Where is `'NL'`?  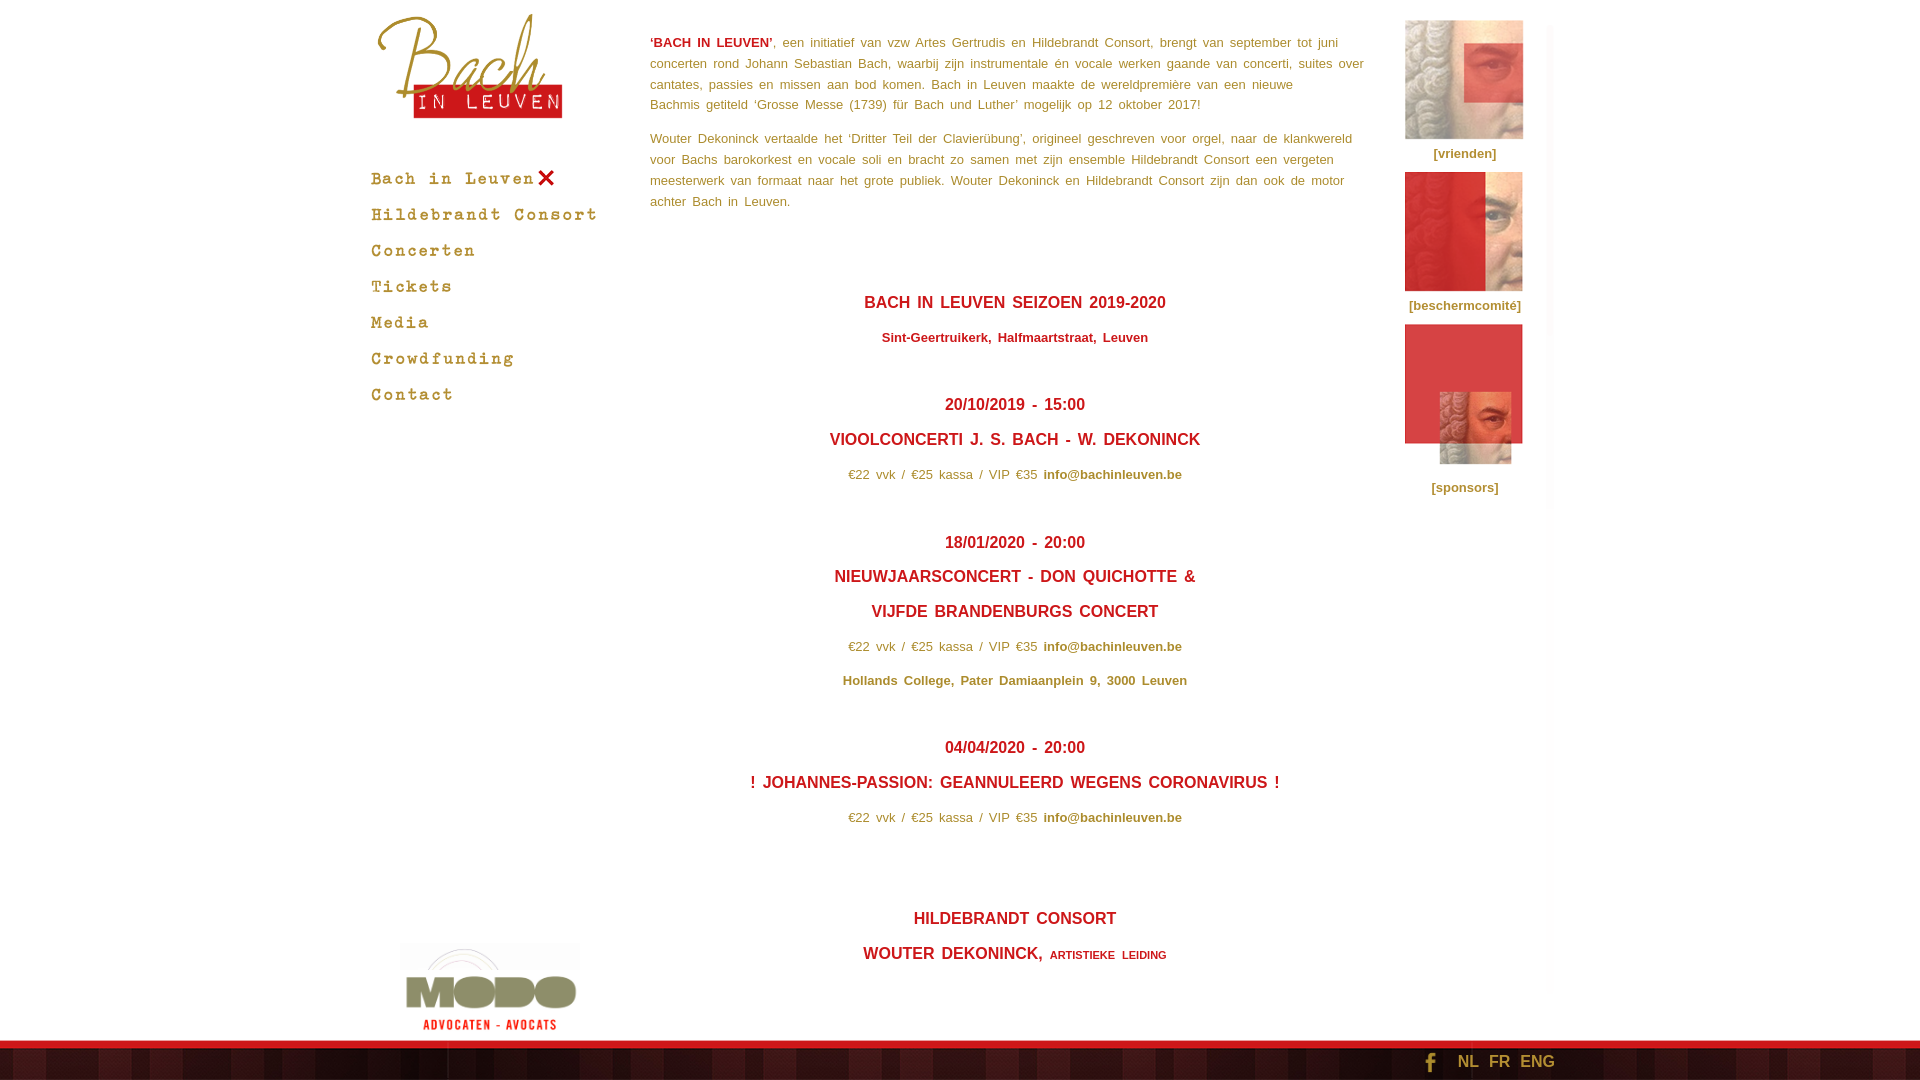
'NL' is located at coordinates (1463, 1060).